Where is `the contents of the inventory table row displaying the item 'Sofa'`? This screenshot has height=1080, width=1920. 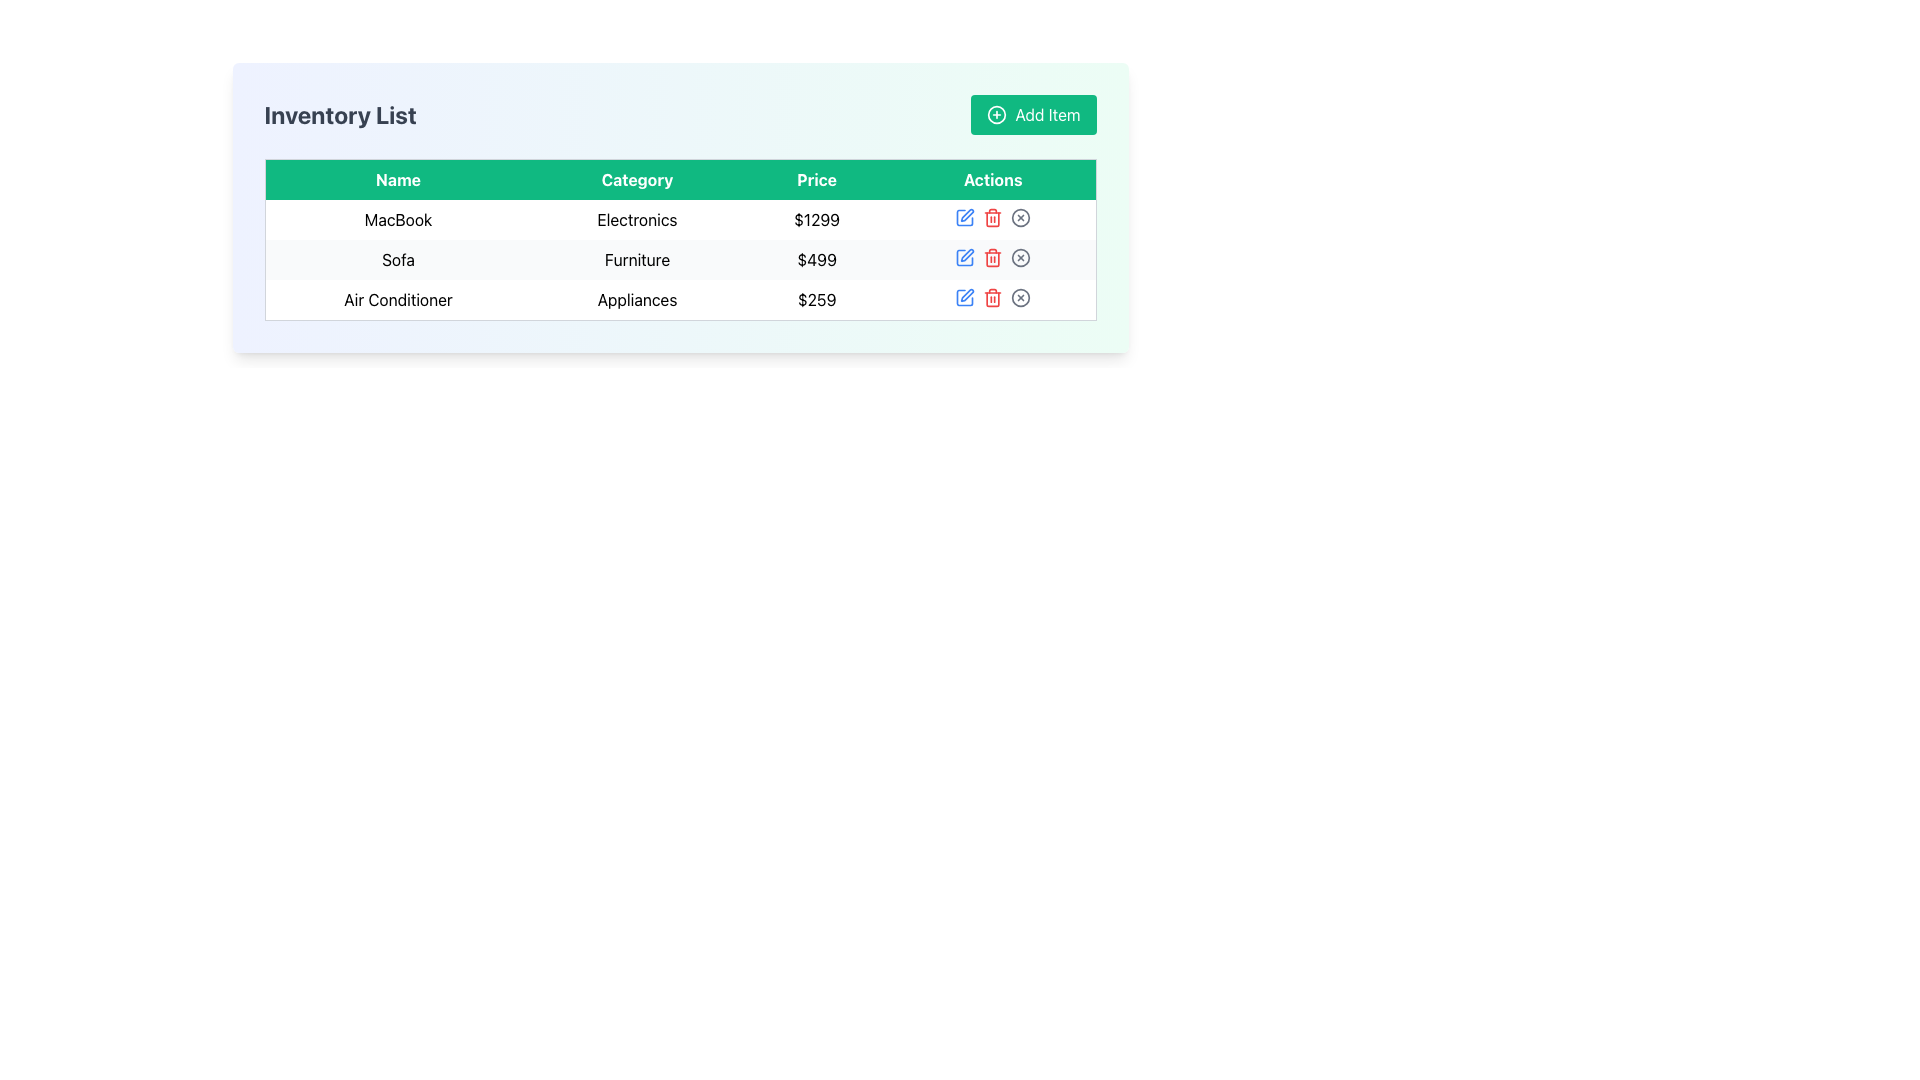 the contents of the inventory table row displaying the item 'Sofa' is located at coordinates (680, 258).